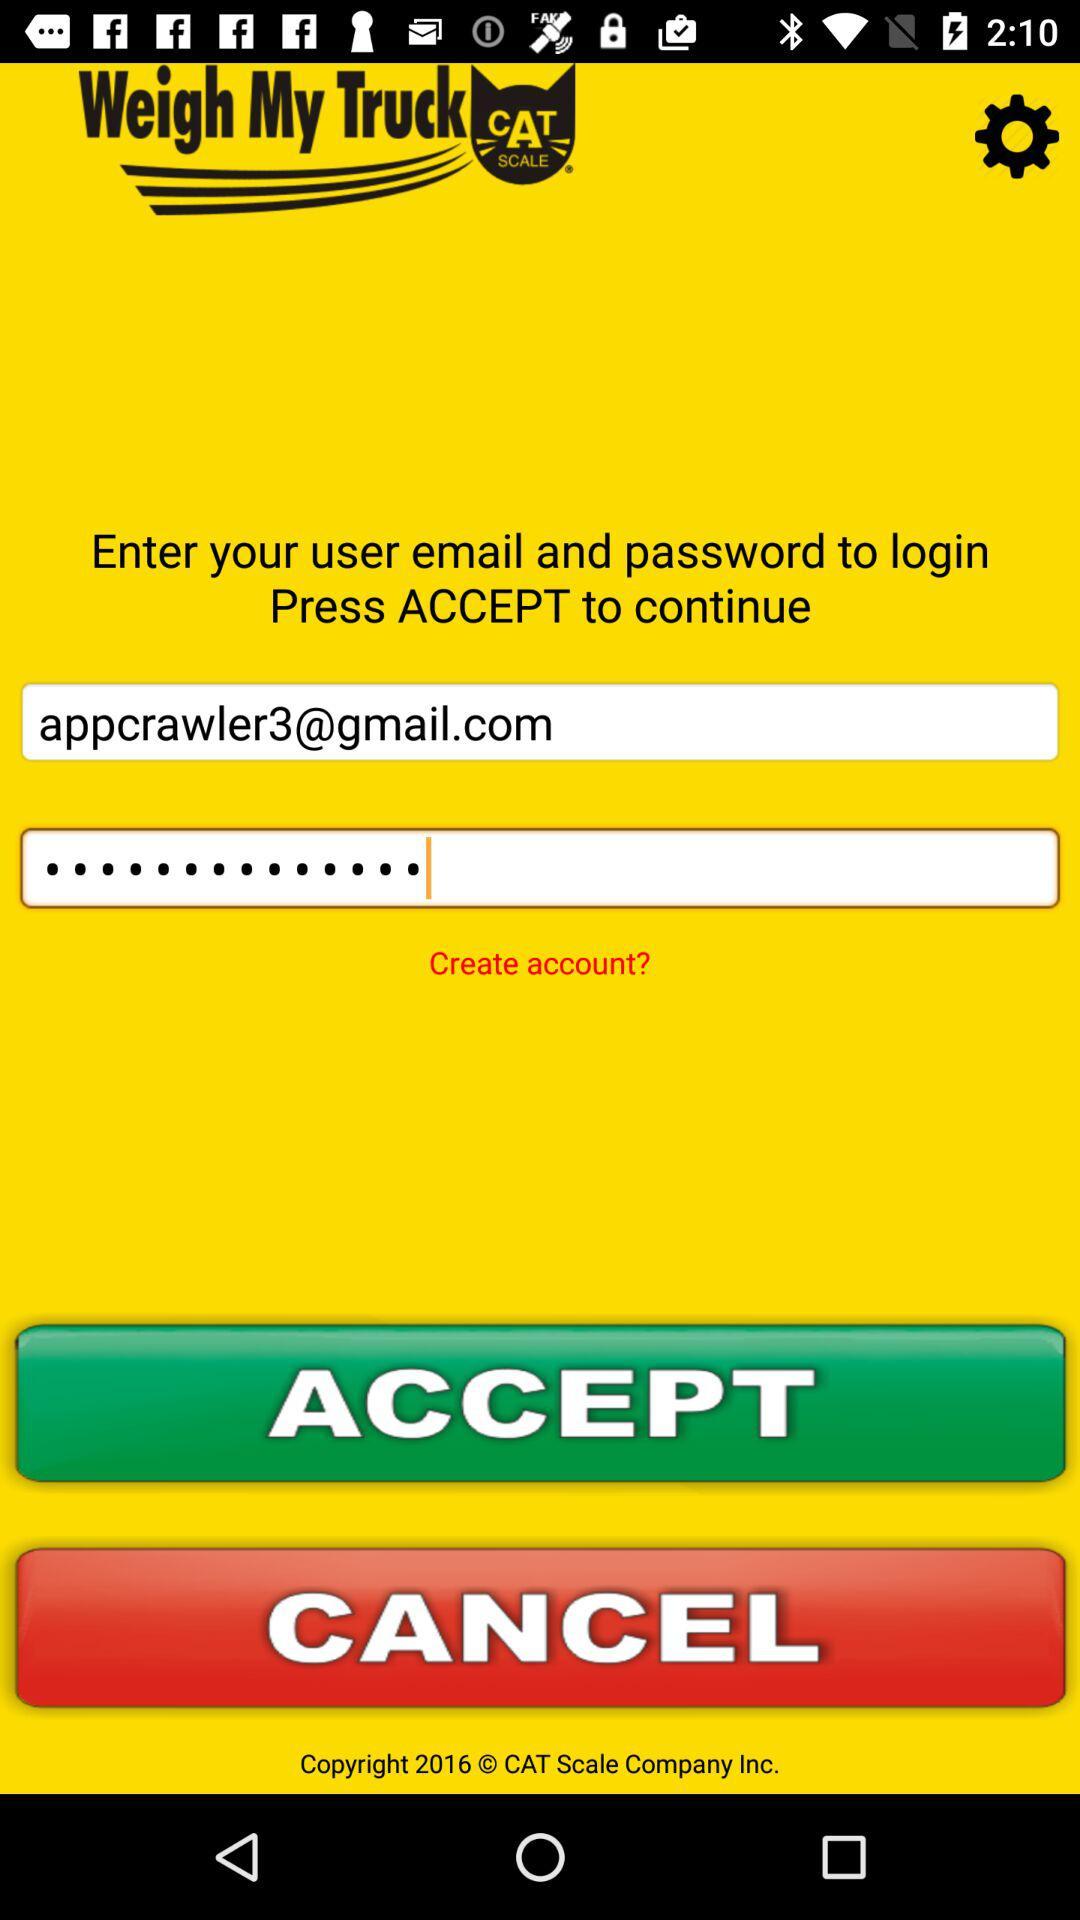 The width and height of the screenshot is (1080, 1920). I want to click on the appcrawler3116, so click(540, 868).